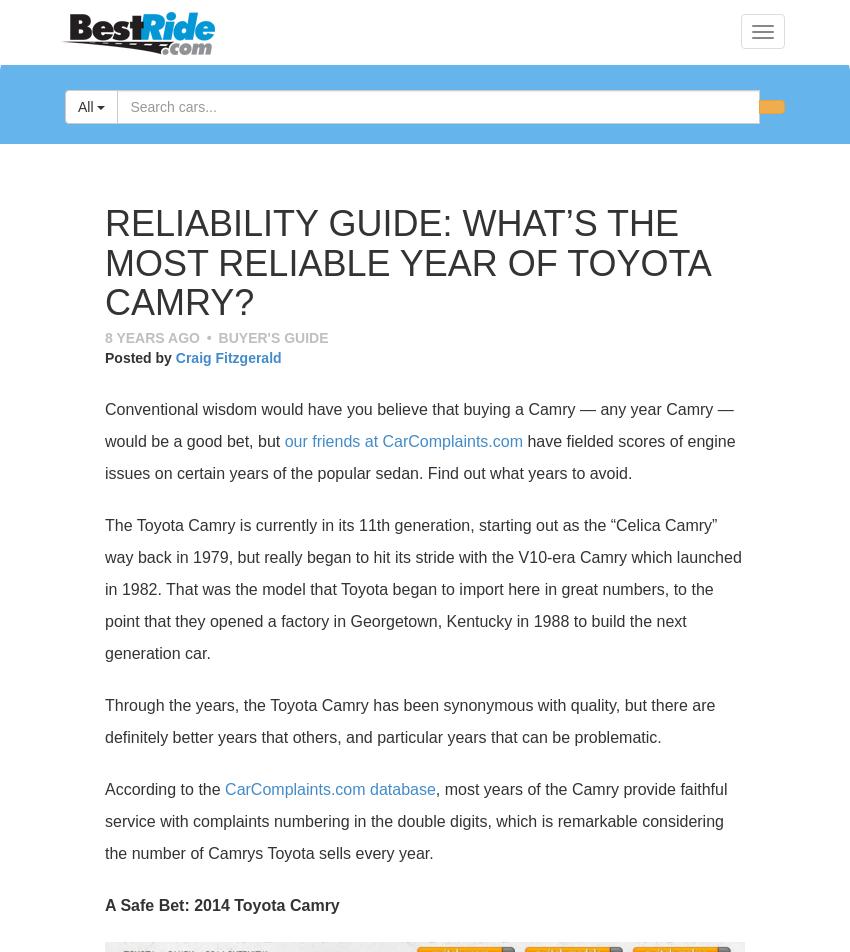  What do you see at coordinates (222, 904) in the screenshot?
I see `'A Safe Bet: 2014 Toyota Camry'` at bounding box center [222, 904].